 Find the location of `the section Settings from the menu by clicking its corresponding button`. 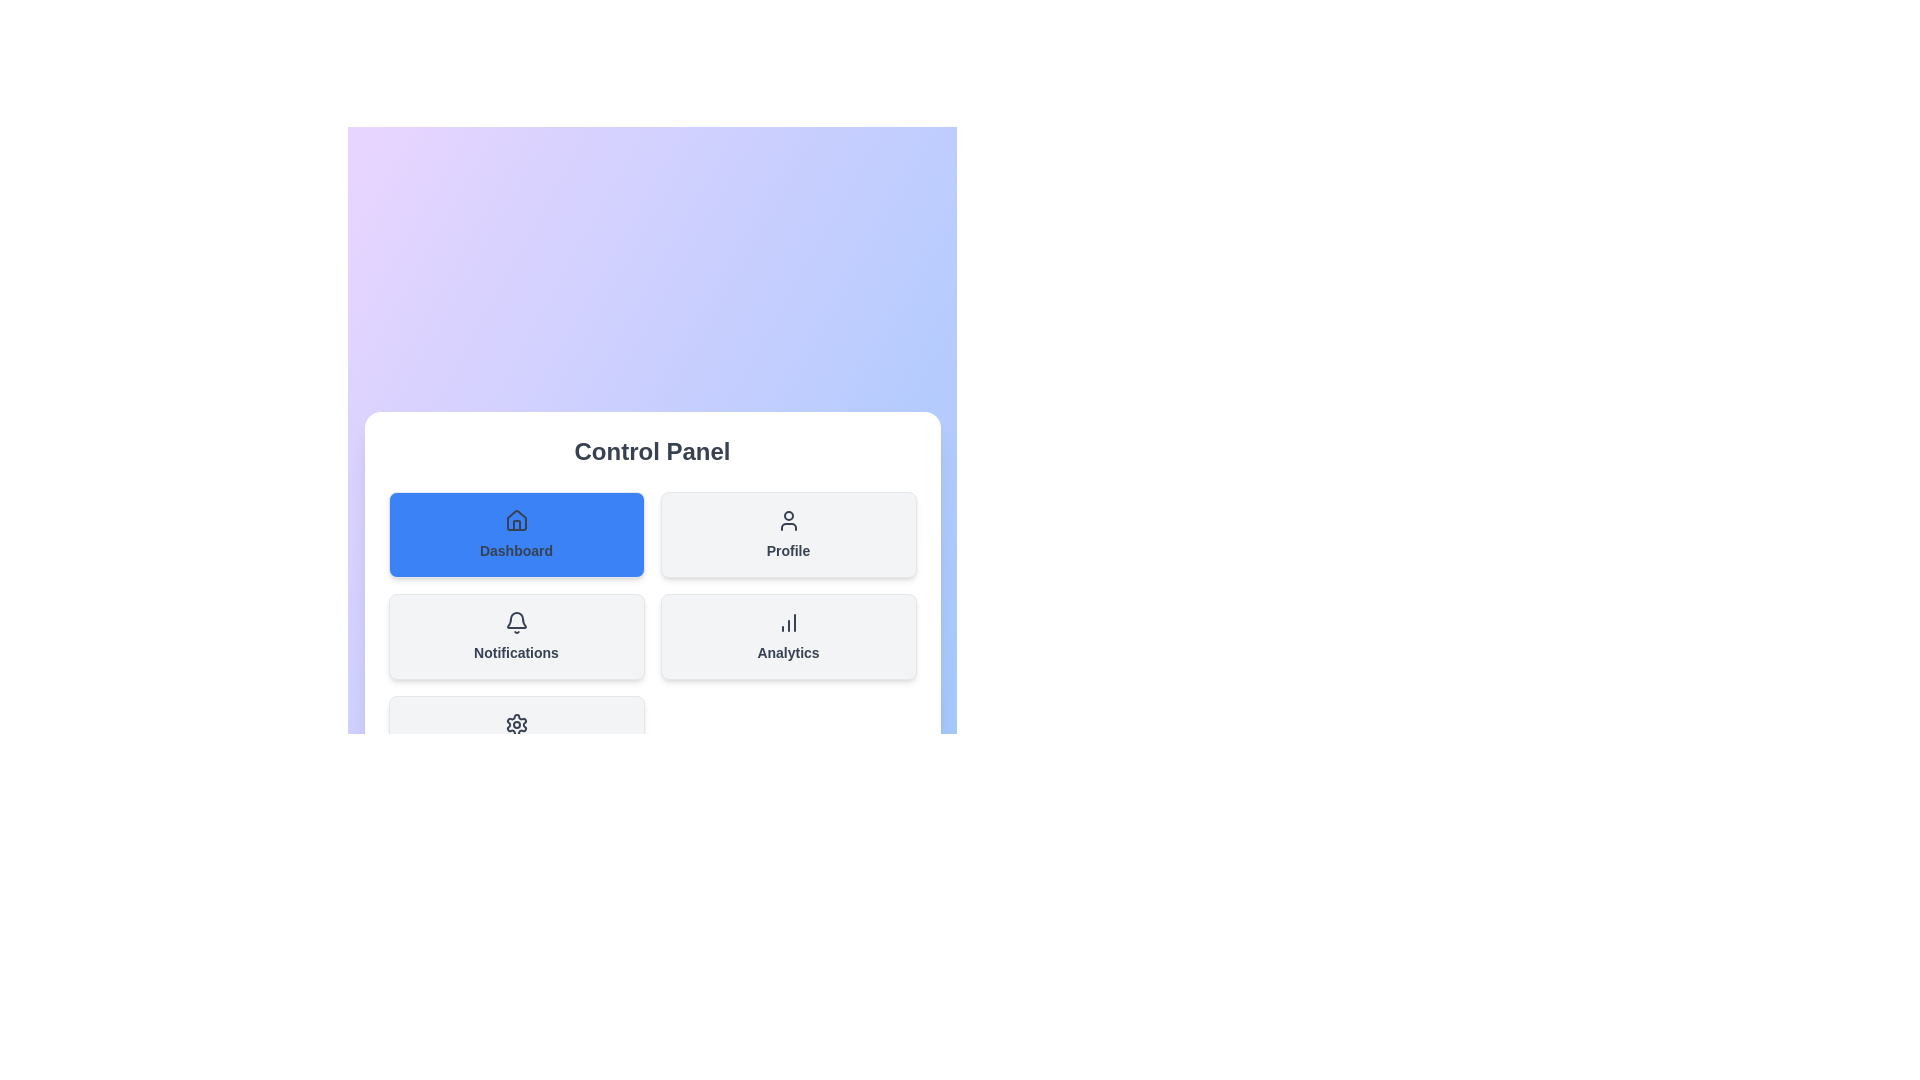

the section Settings from the menu by clicking its corresponding button is located at coordinates (516, 739).